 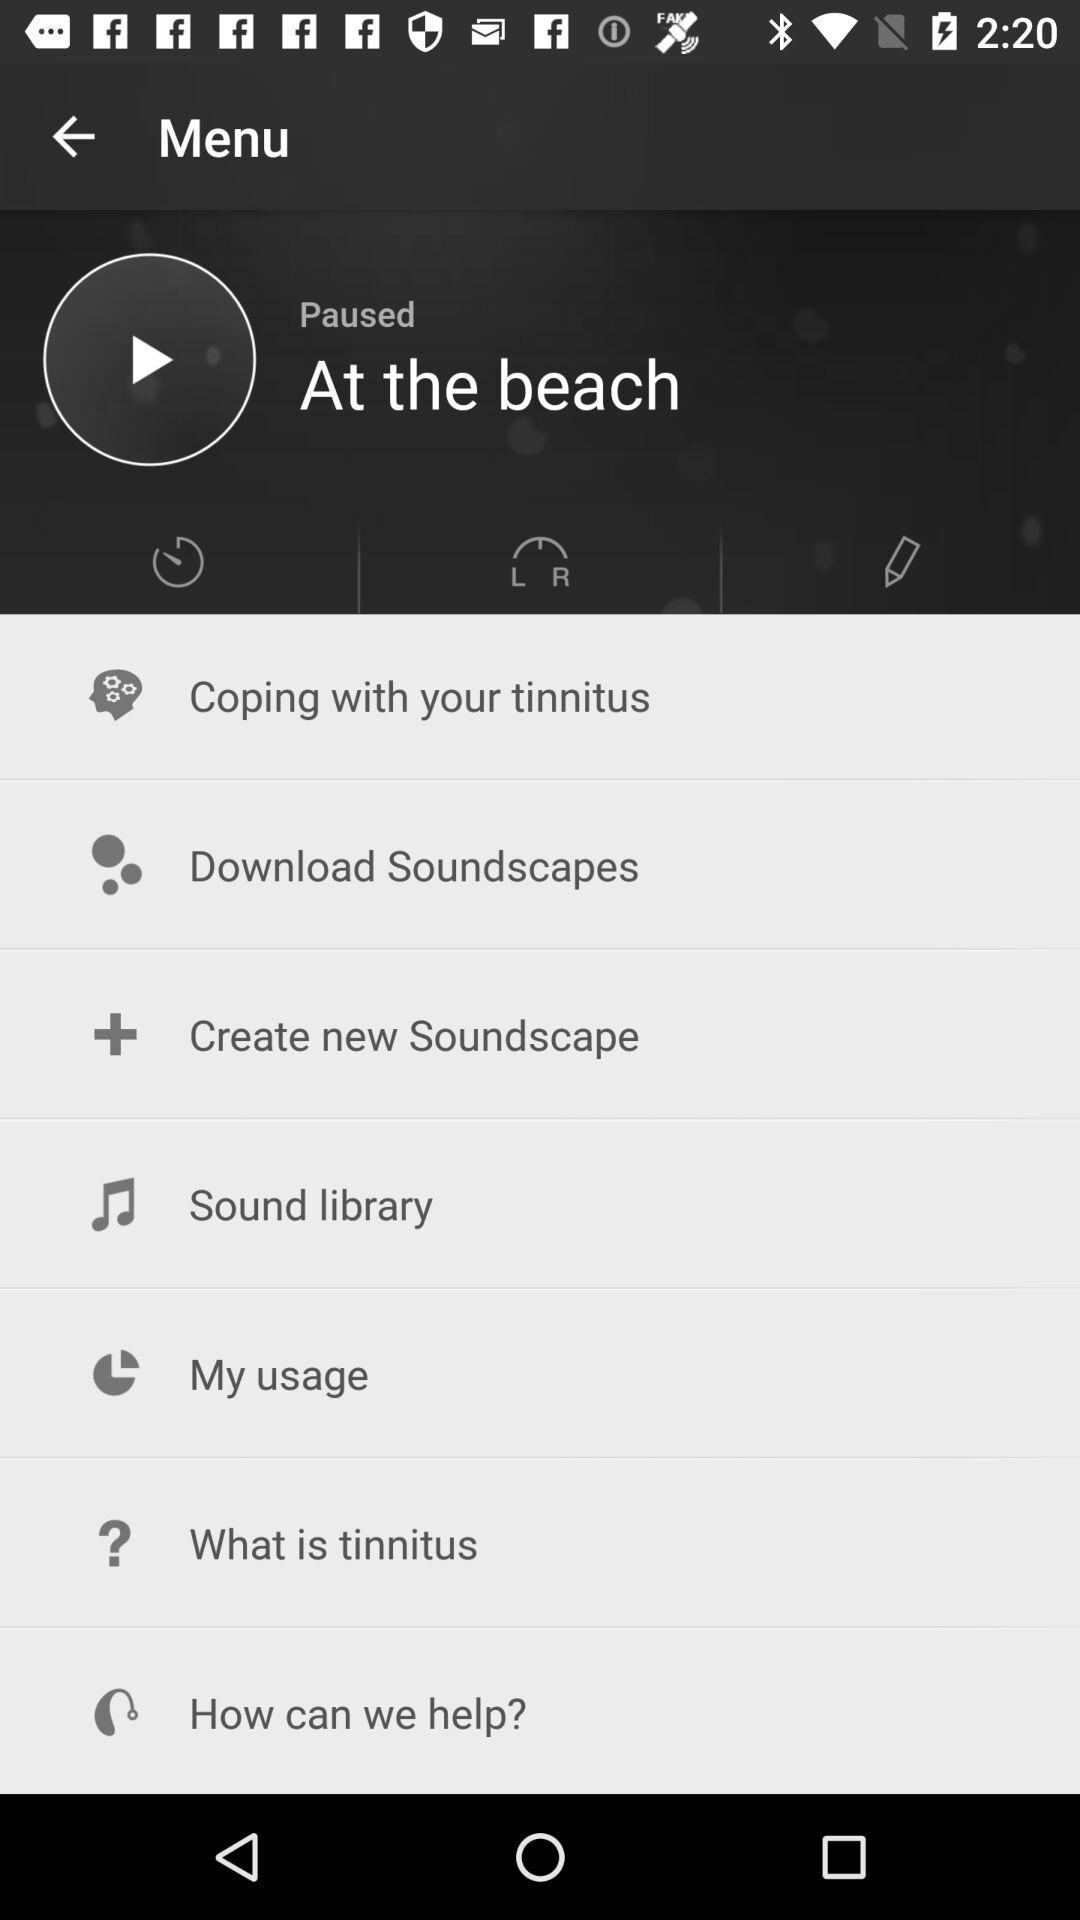 What do you see at coordinates (540, 1372) in the screenshot?
I see `the my usage icon` at bounding box center [540, 1372].